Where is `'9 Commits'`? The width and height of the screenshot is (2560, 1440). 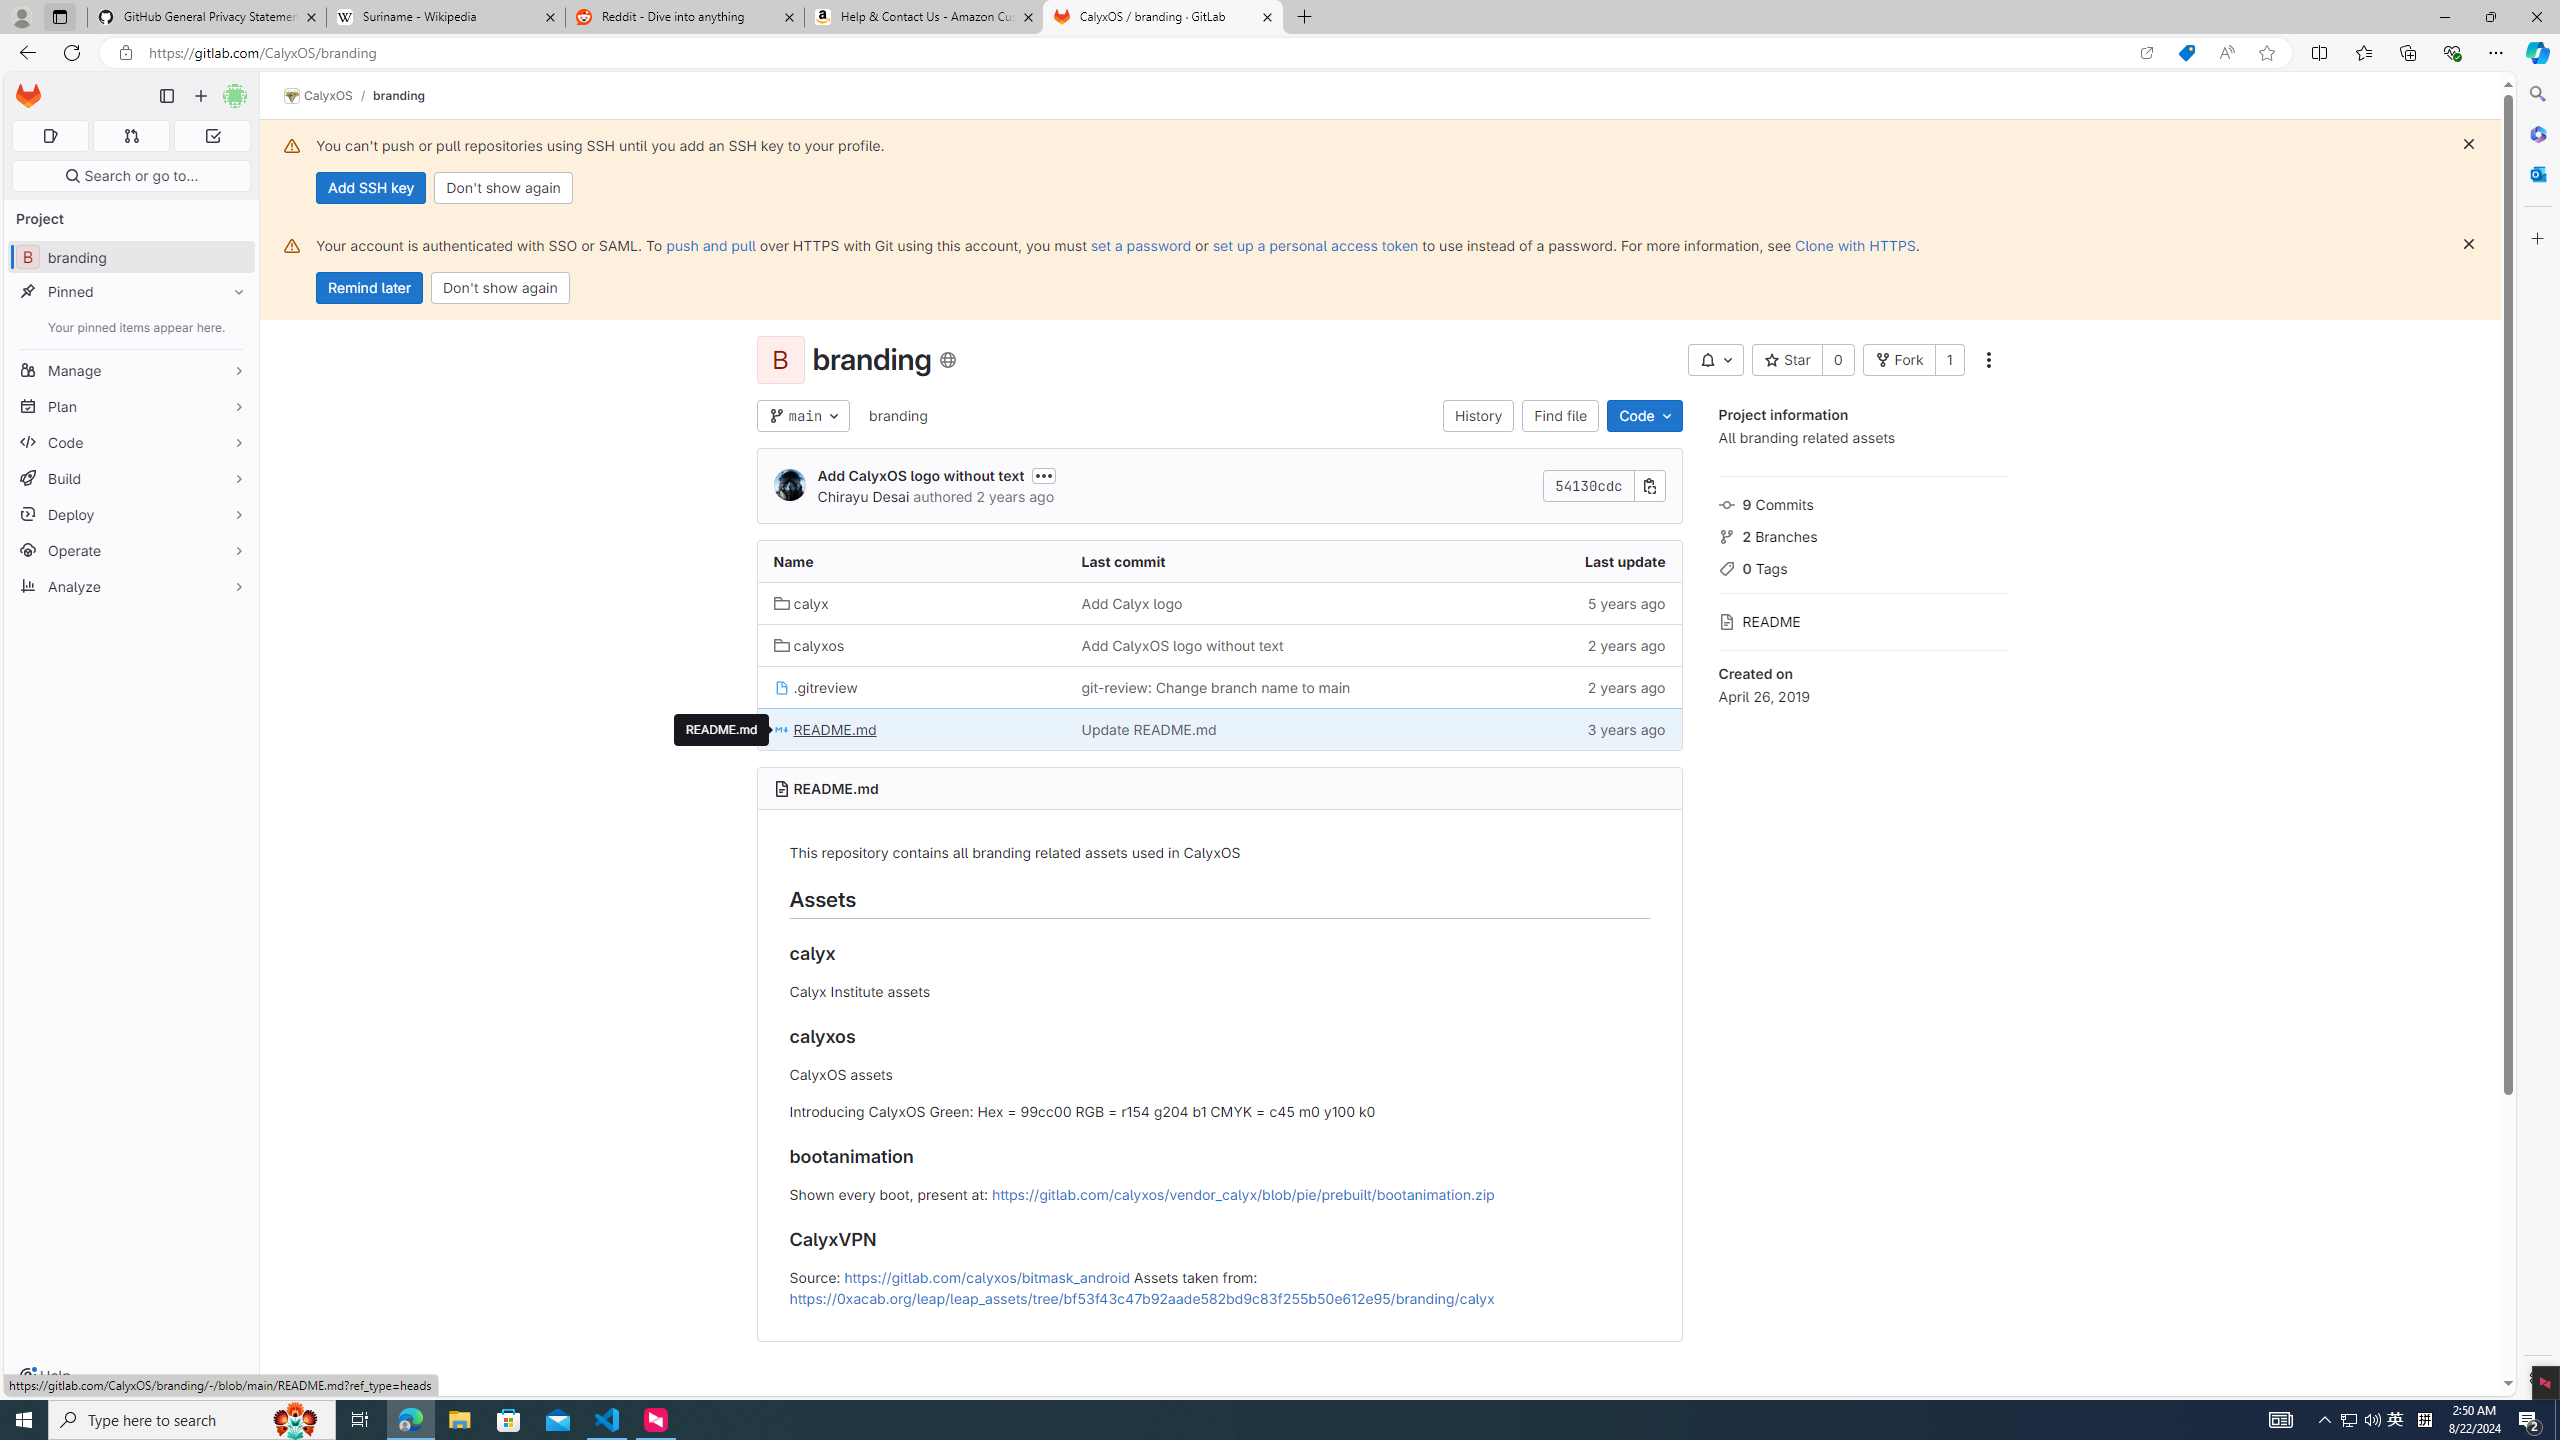 '9 Commits' is located at coordinates (1862, 502).